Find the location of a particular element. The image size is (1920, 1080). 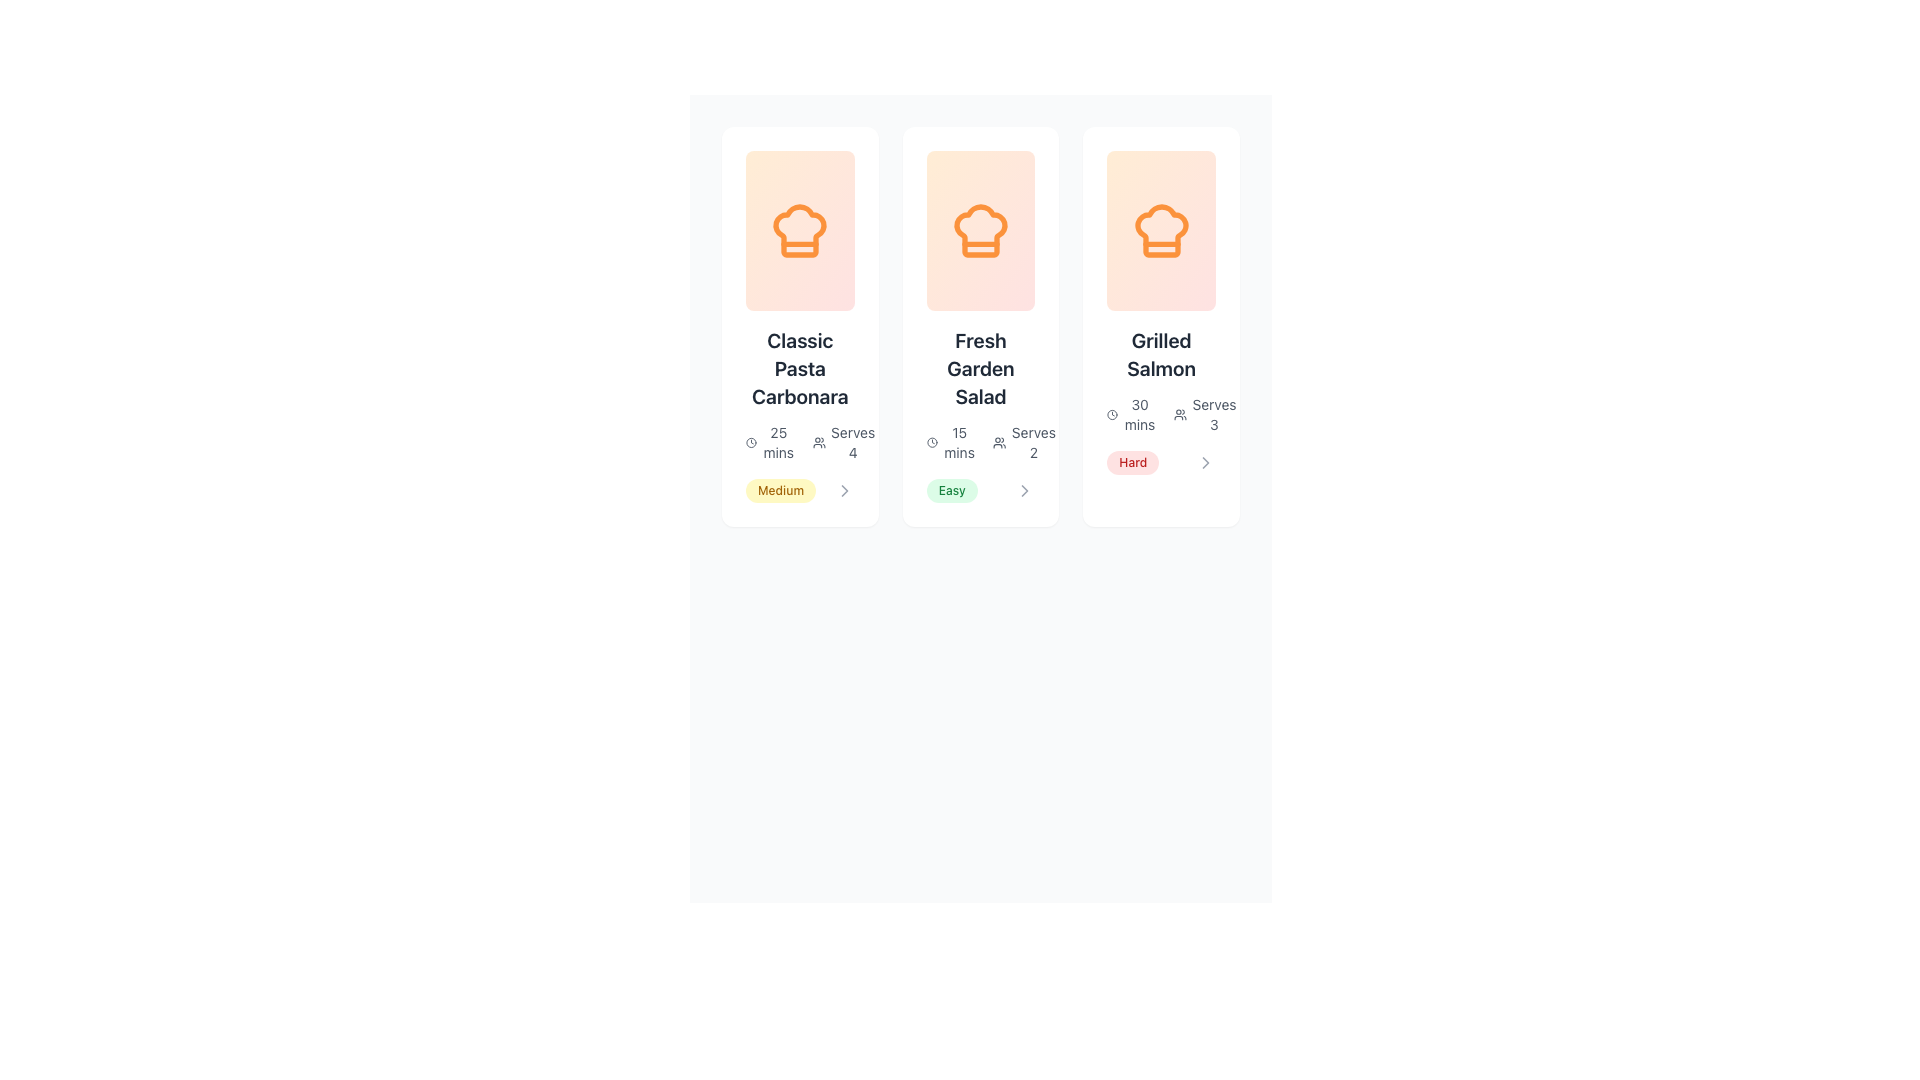

the clock icon with a circular frame and clock hands pointing toward 12 and 2, located adjacent to the text '25 mins' in the 'Classic Pasta Carbonara' card is located at coordinates (750, 442).